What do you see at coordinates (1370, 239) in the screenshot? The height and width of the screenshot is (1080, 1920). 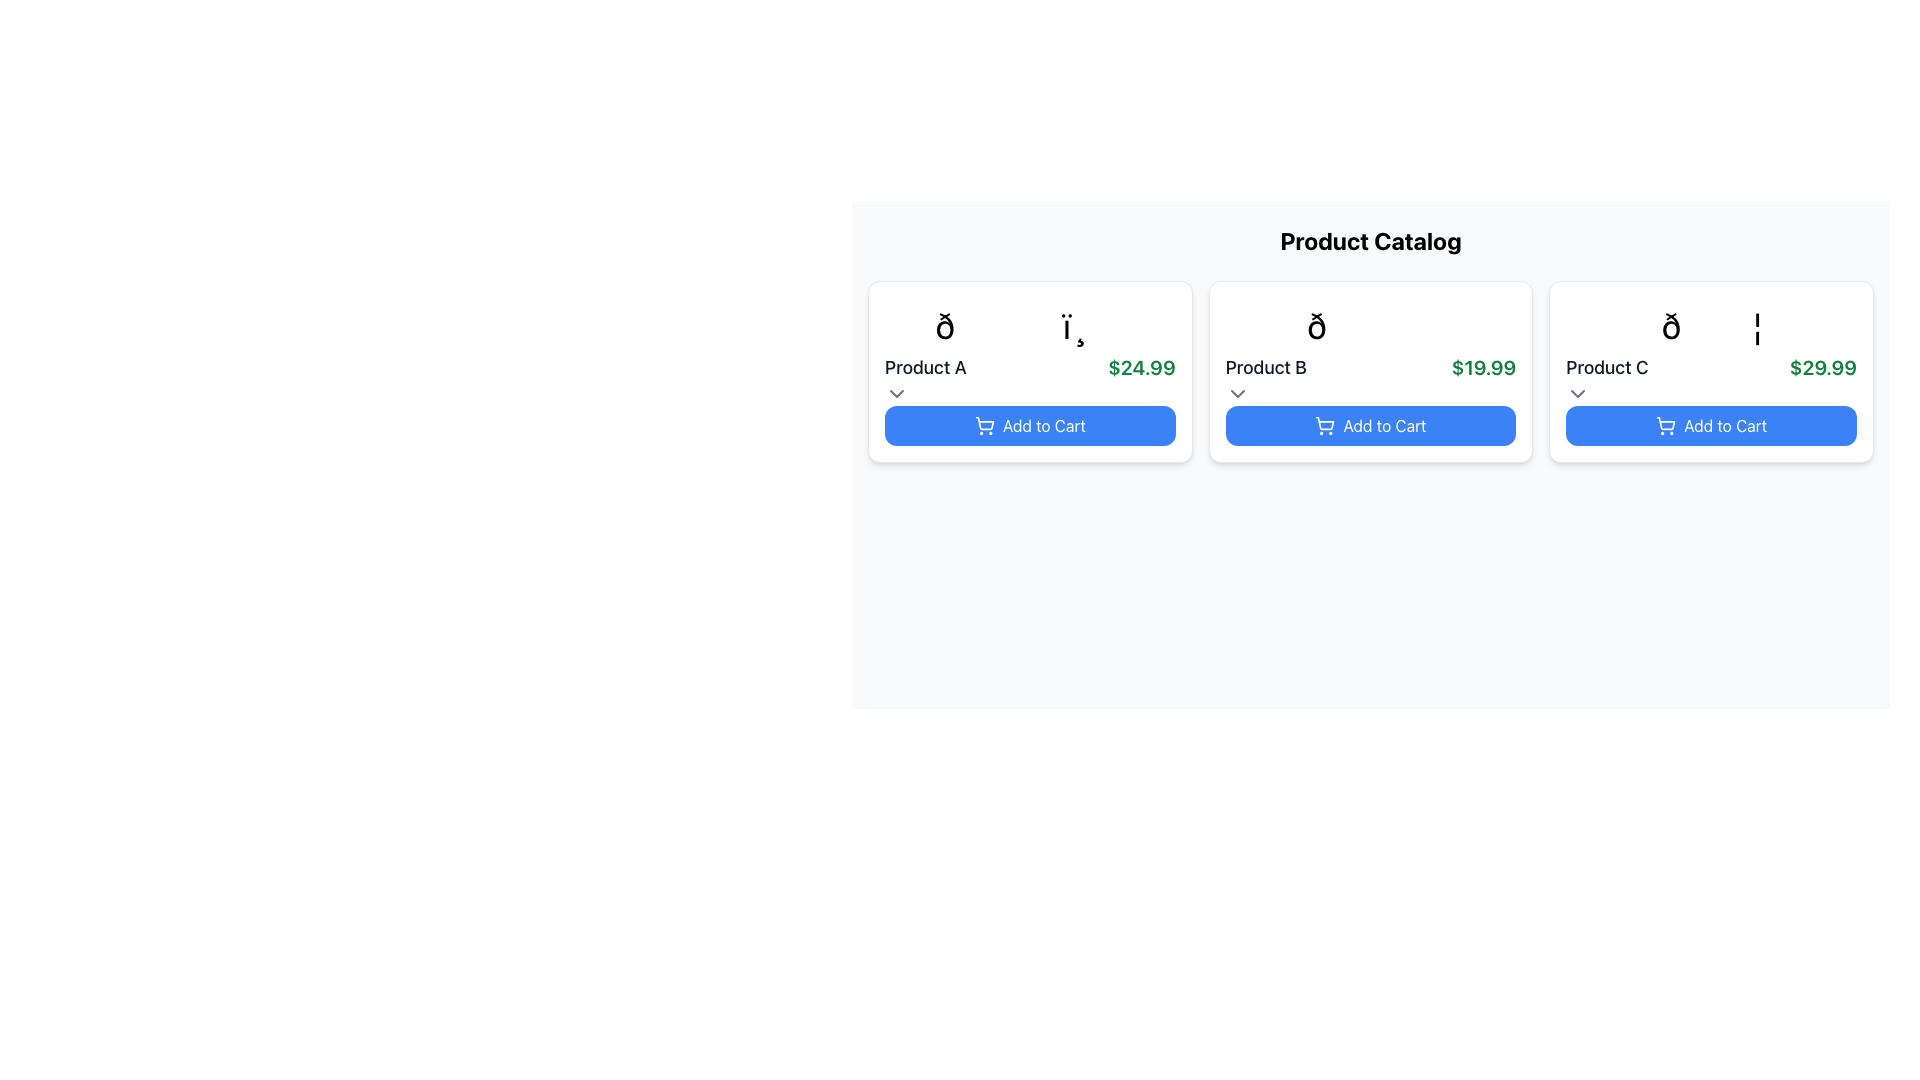 I see `the title text element that serves as the header for the section, positioned at the top center above a grid of product cards` at bounding box center [1370, 239].